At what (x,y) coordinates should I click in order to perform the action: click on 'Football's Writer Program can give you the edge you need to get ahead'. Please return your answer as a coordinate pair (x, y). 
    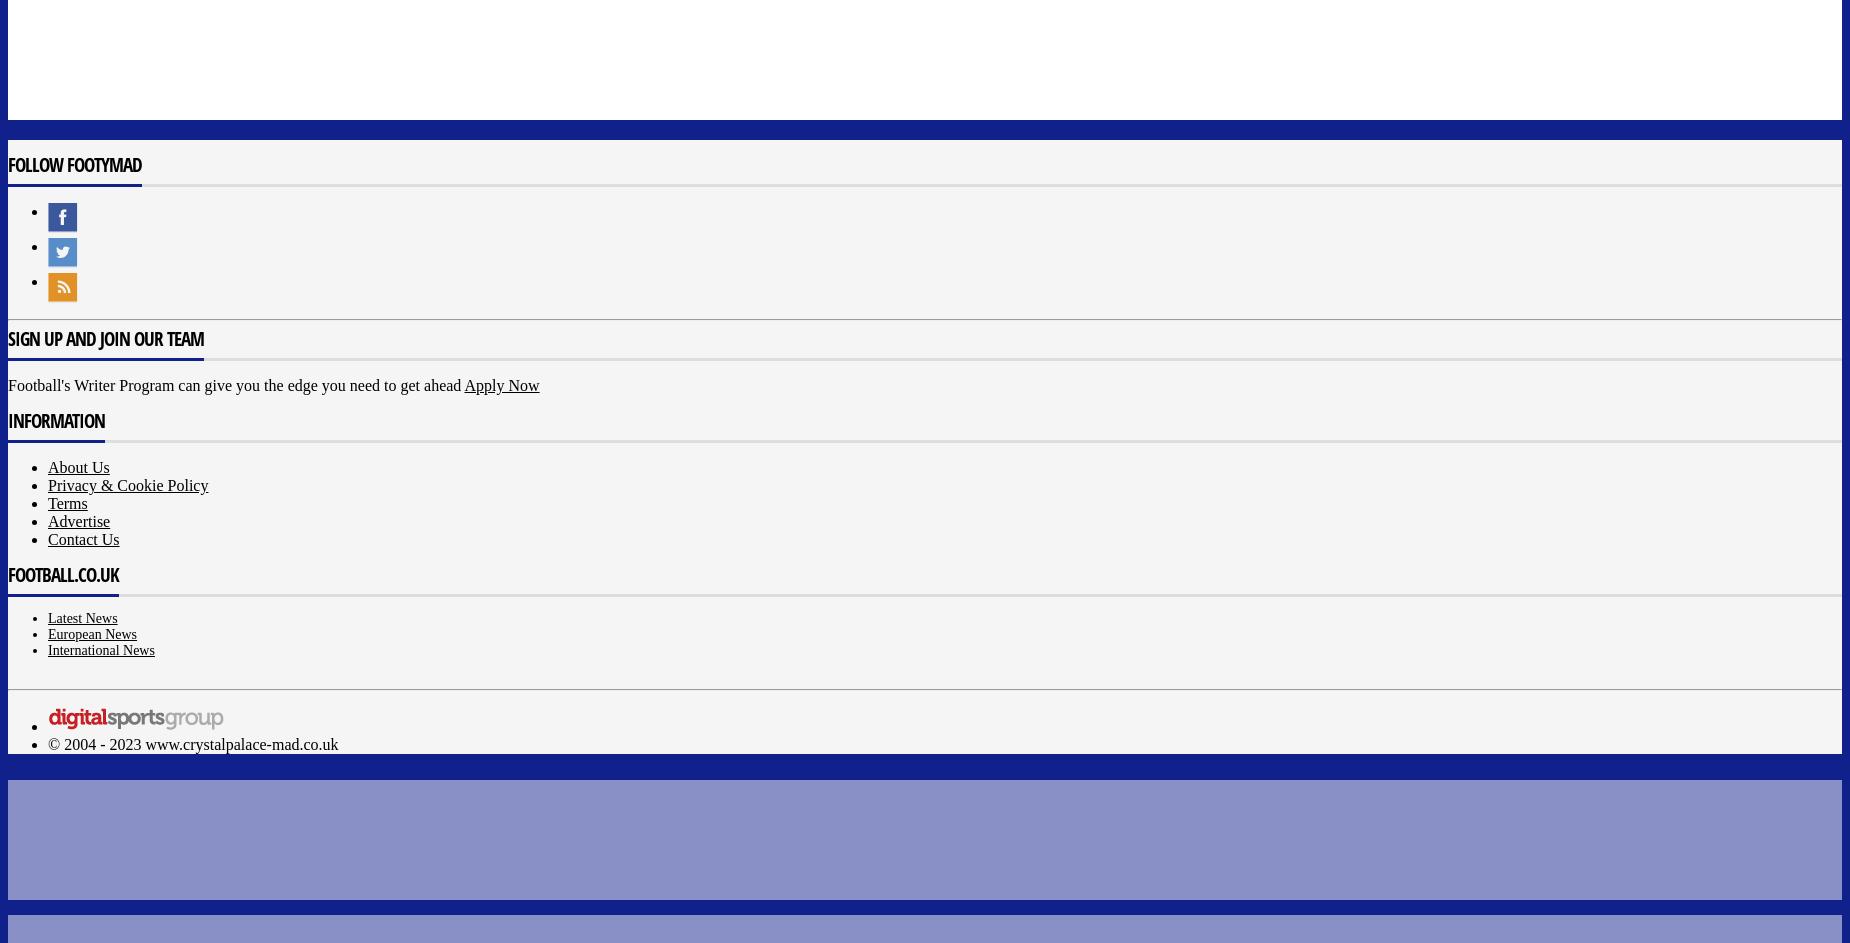
    Looking at the image, I should click on (235, 384).